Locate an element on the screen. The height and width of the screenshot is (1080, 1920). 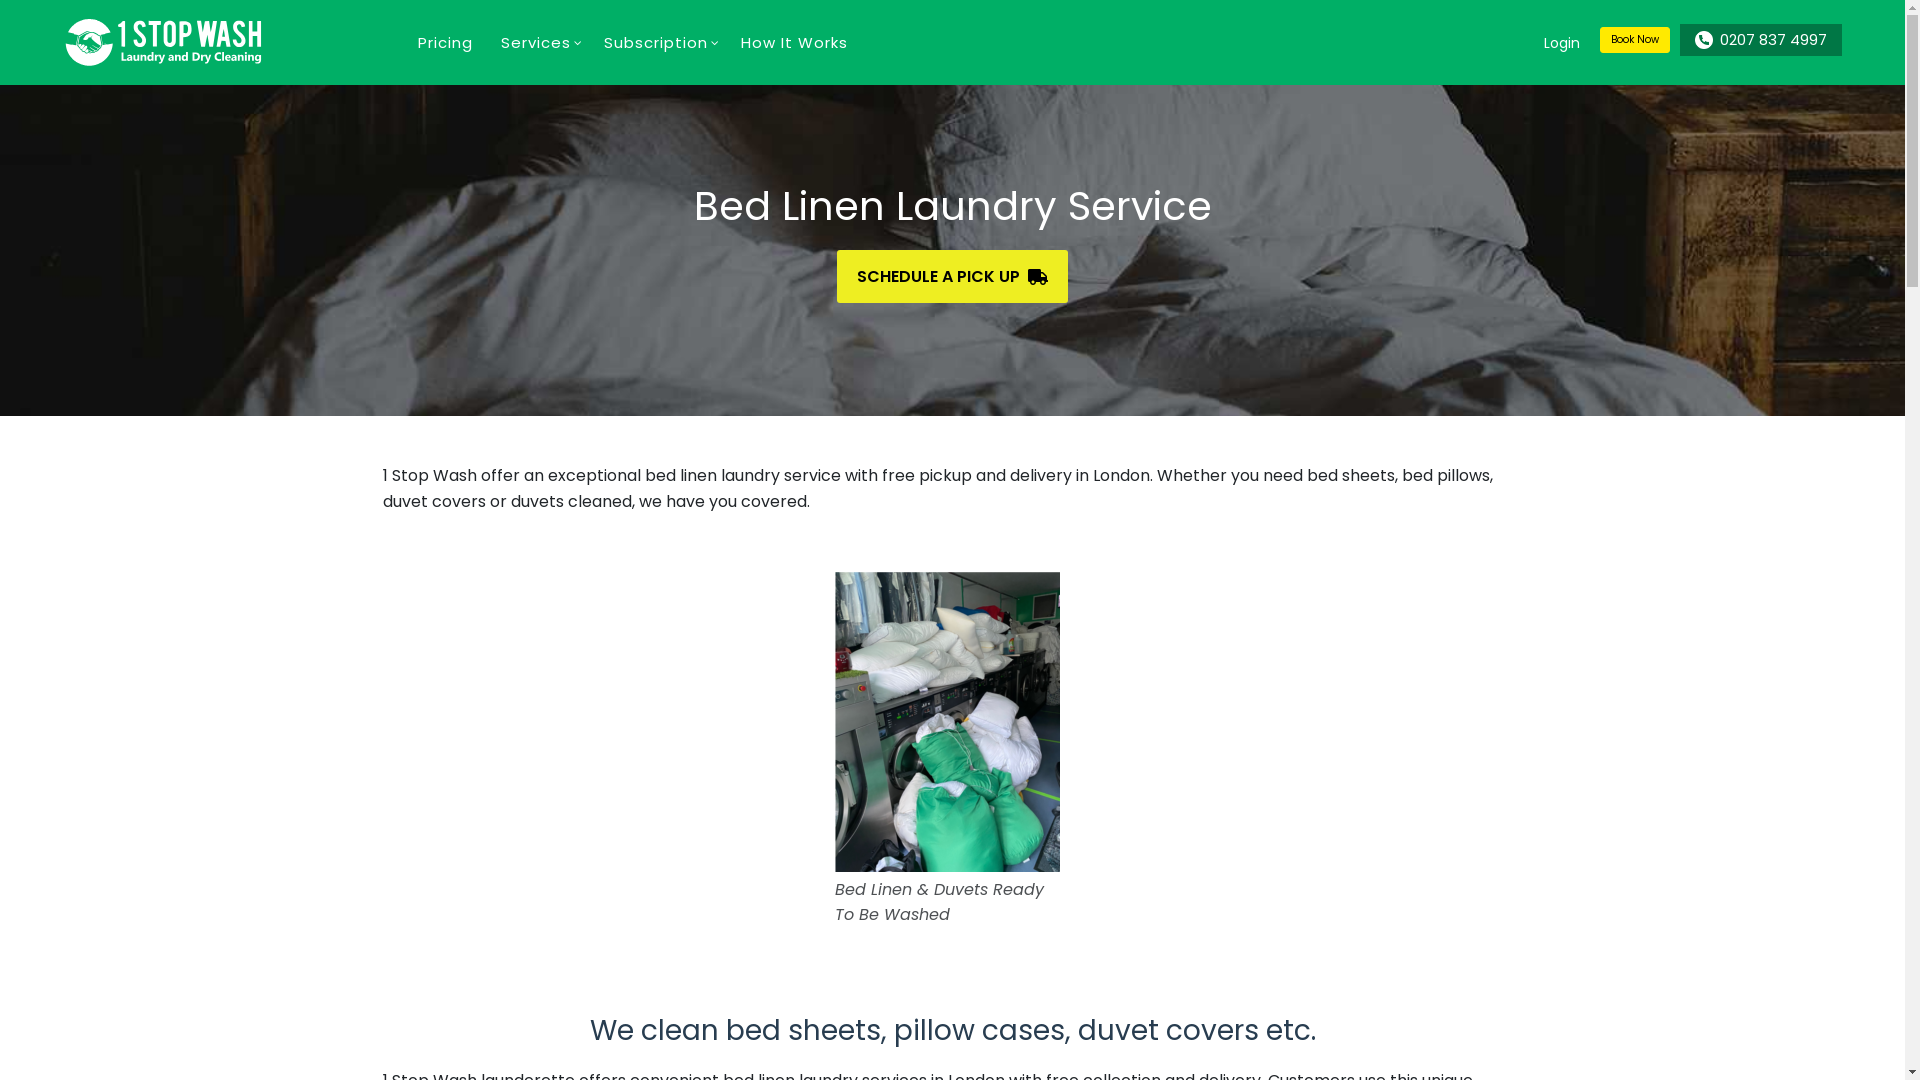
'0207 837 4997' is located at coordinates (1755, 42).